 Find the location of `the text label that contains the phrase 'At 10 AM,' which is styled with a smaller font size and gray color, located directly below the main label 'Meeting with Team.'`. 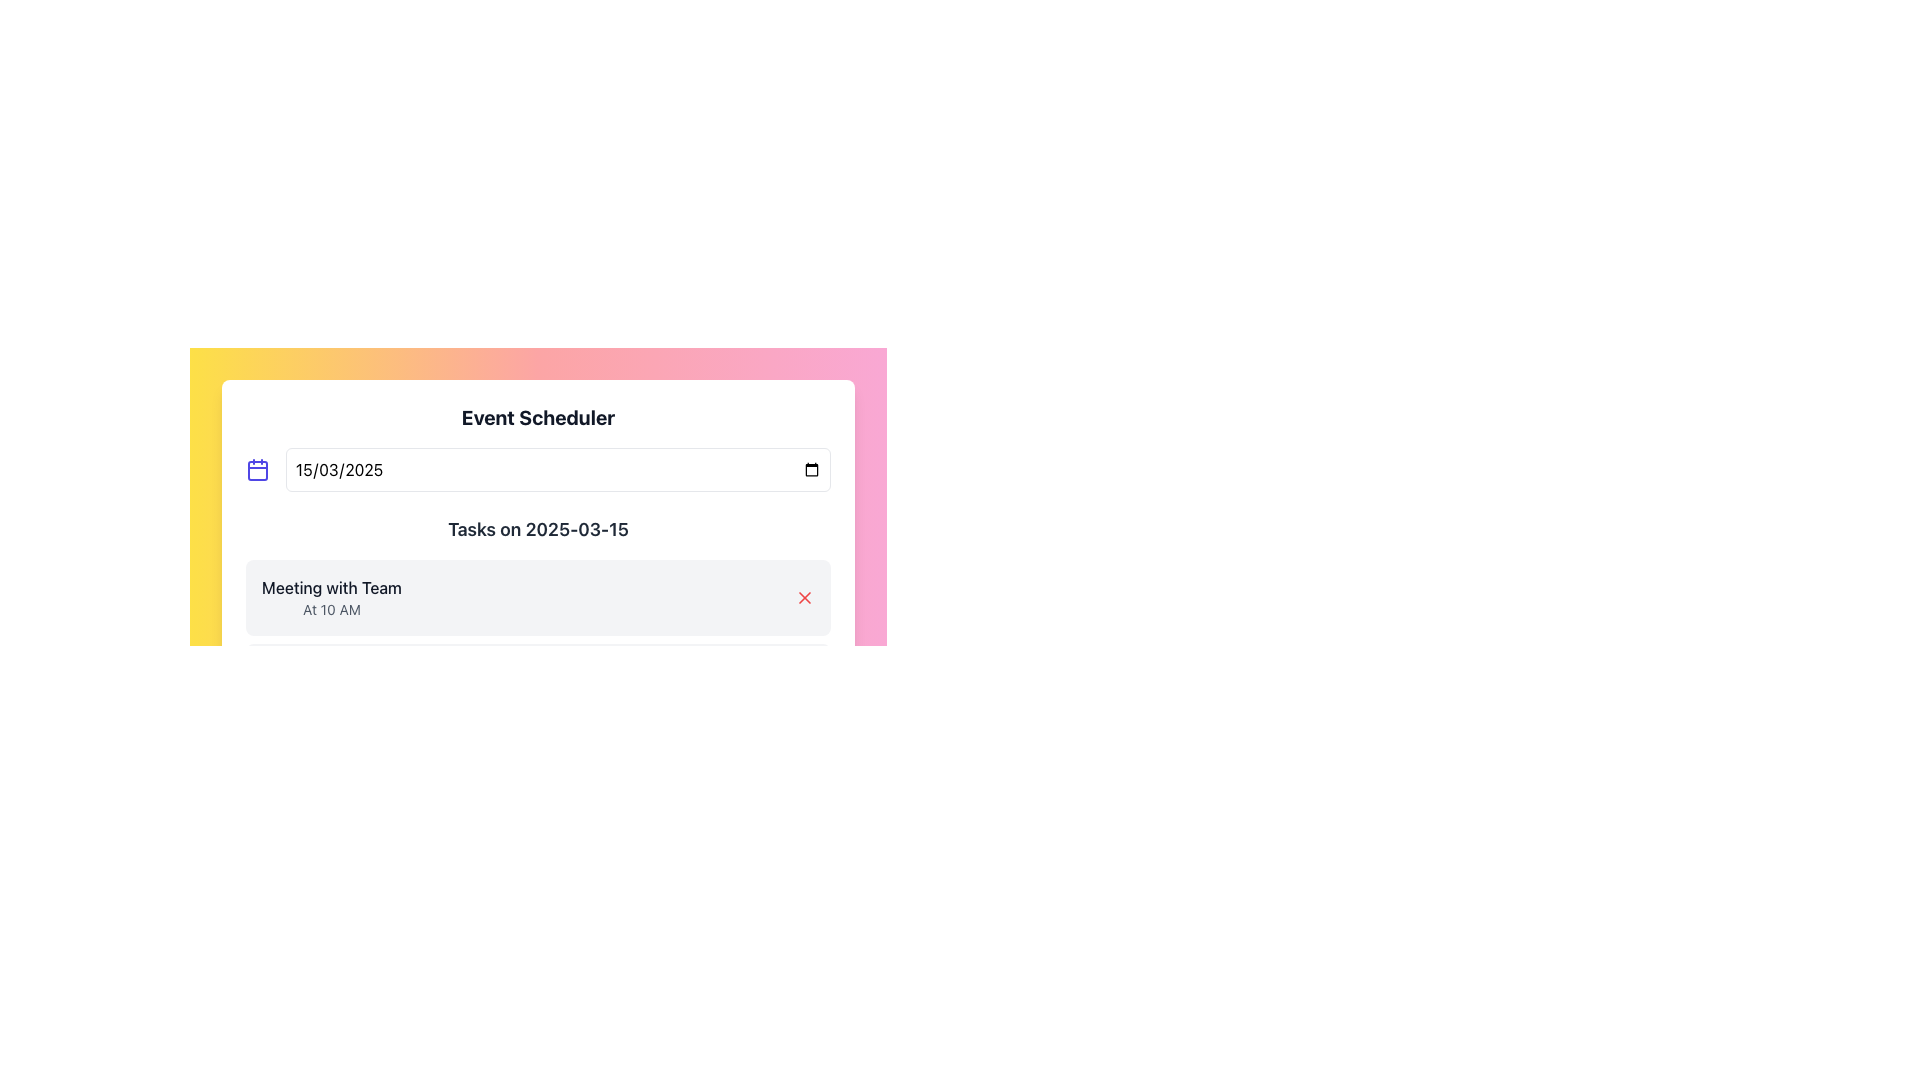

the text label that contains the phrase 'At 10 AM,' which is styled with a smaller font size and gray color, located directly below the main label 'Meeting with Team.' is located at coordinates (331, 608).